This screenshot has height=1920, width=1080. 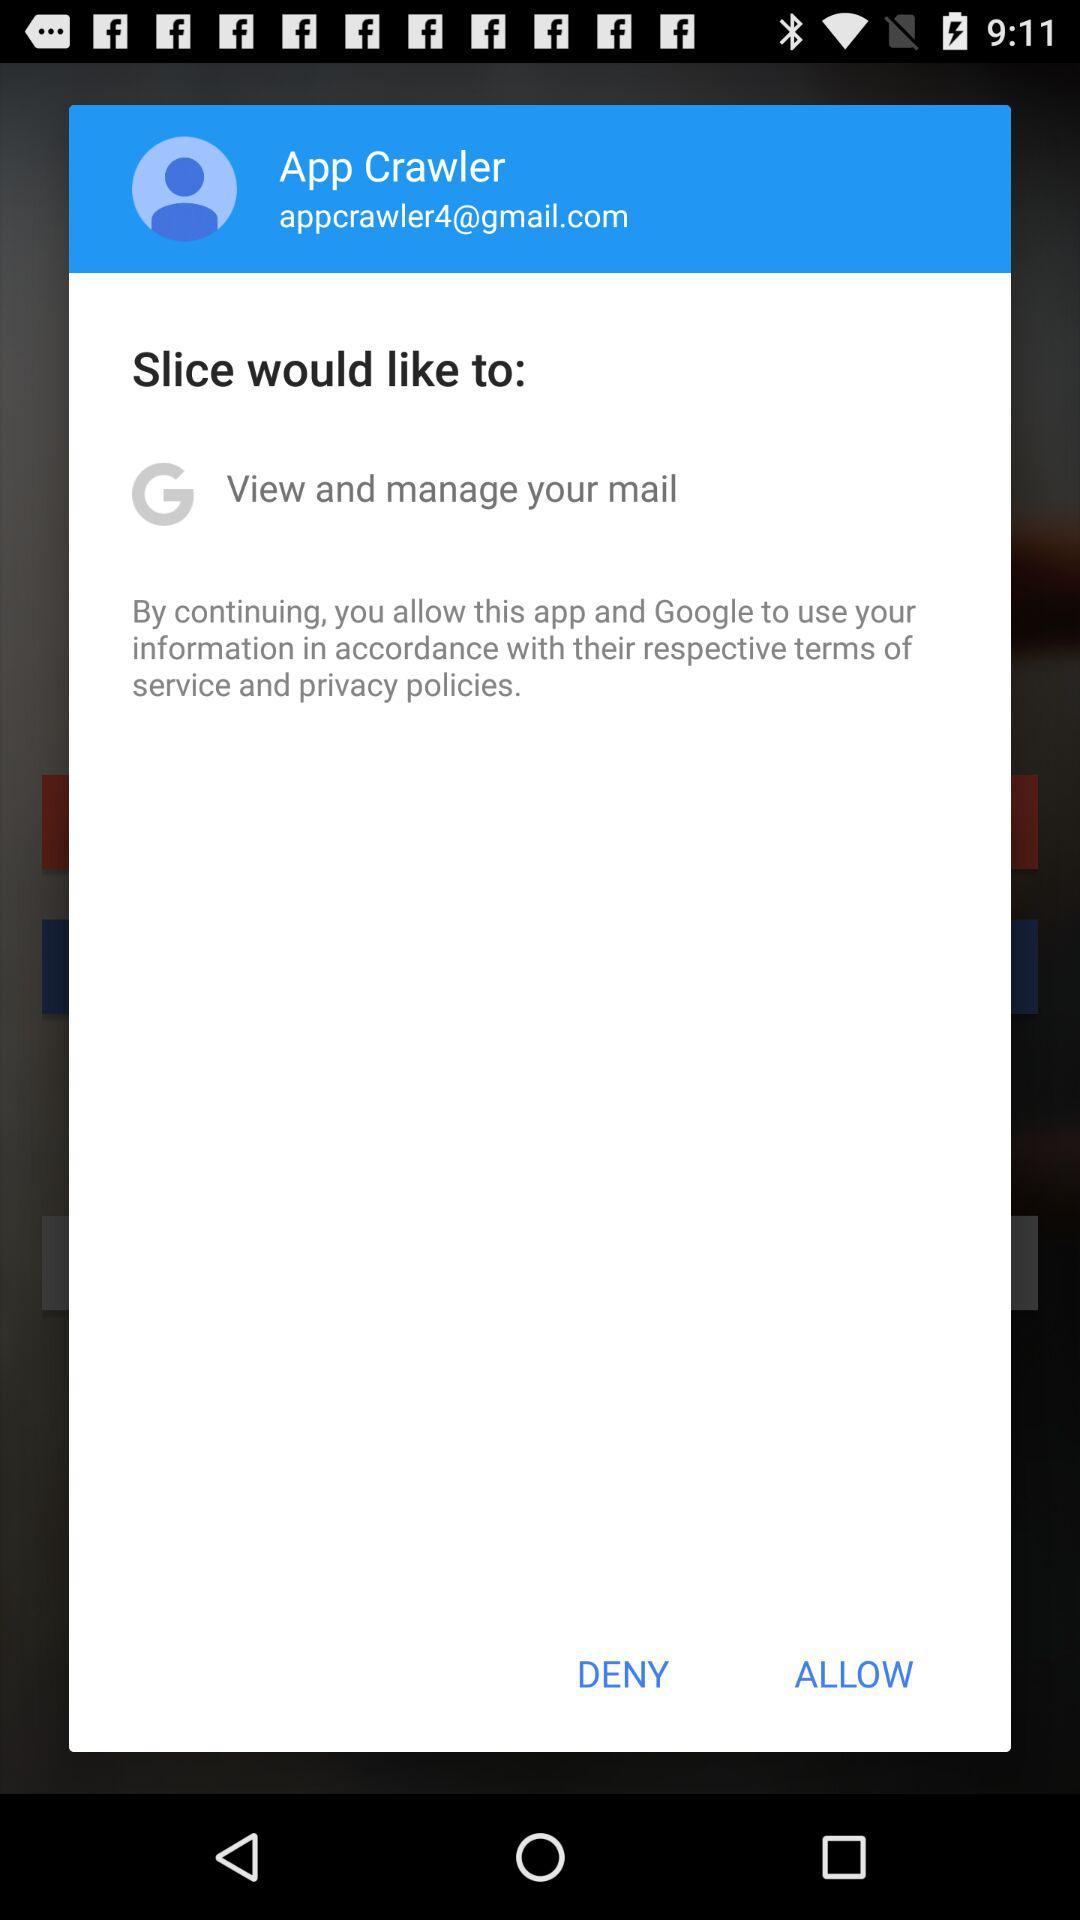 I want to click on app crawler item, so click(x=392, y=164).